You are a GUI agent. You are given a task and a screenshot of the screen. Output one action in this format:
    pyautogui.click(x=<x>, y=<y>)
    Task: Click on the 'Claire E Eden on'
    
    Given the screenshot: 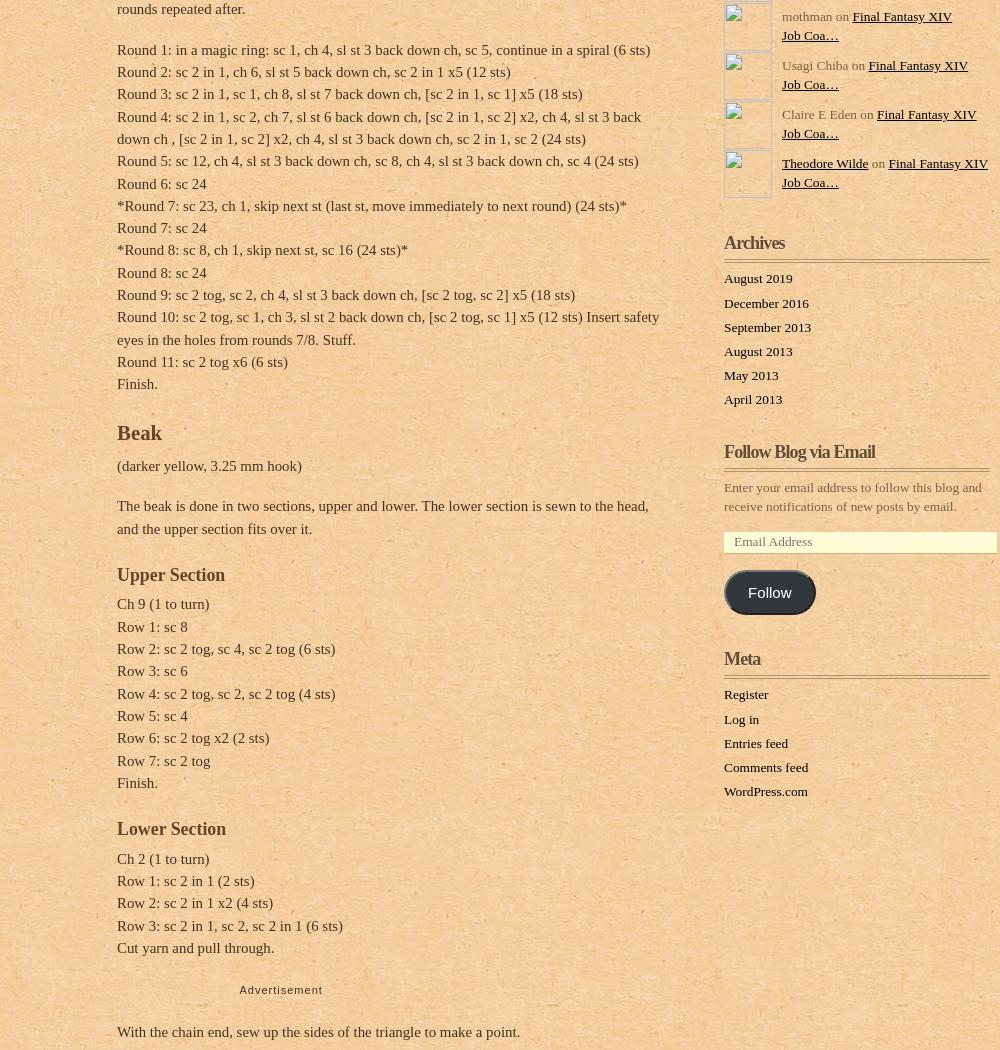 What is the action you would take?
    pyautogui.click(x=782, y=113)
    